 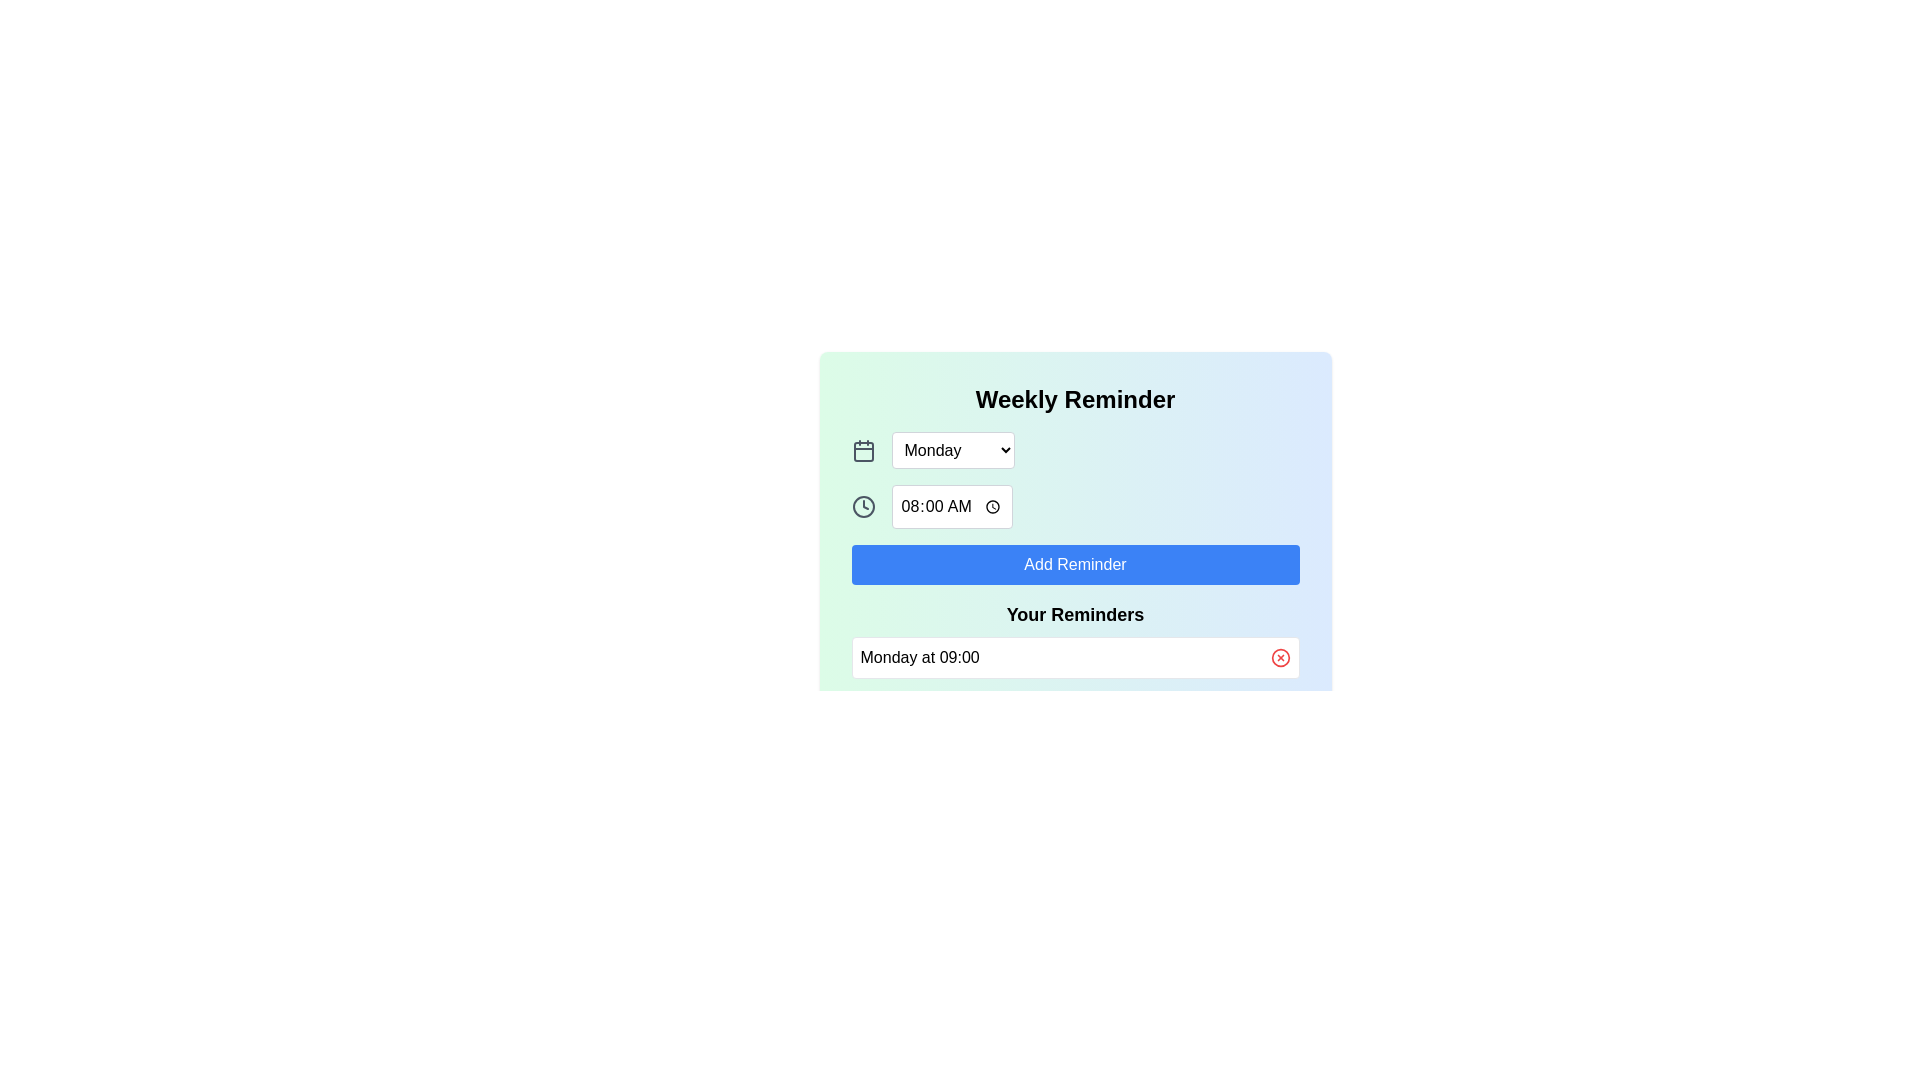 What do you see at coordinates (952, 450) in the screenshot?
I see `the dropdown arrow of the rectangular dropdown selection box labeled 'Monday'` at bounding box center [952, 450].